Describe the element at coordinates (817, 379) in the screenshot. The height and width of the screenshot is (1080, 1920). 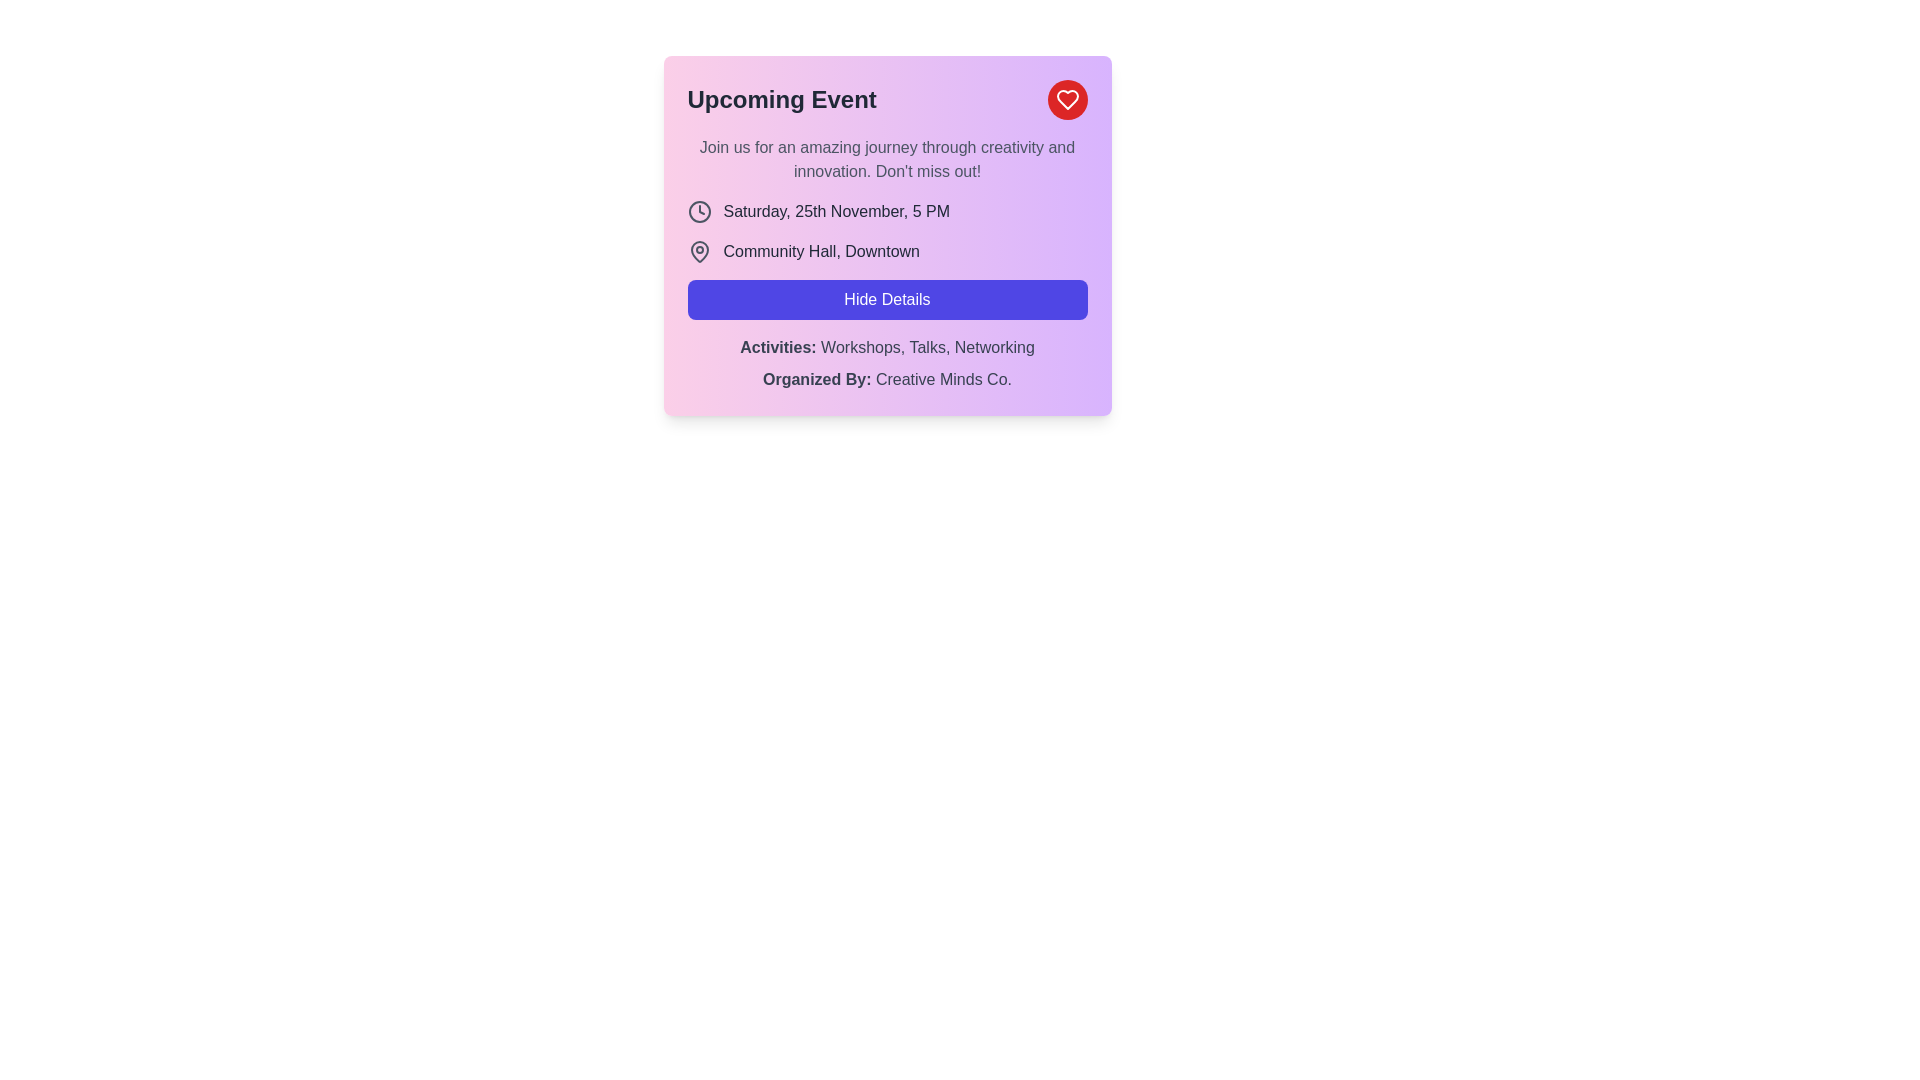
I see `the text label displaying 'Organized By:' in bold black font, located in the lower section of a card component with a purple and pink gradient background` at that location.